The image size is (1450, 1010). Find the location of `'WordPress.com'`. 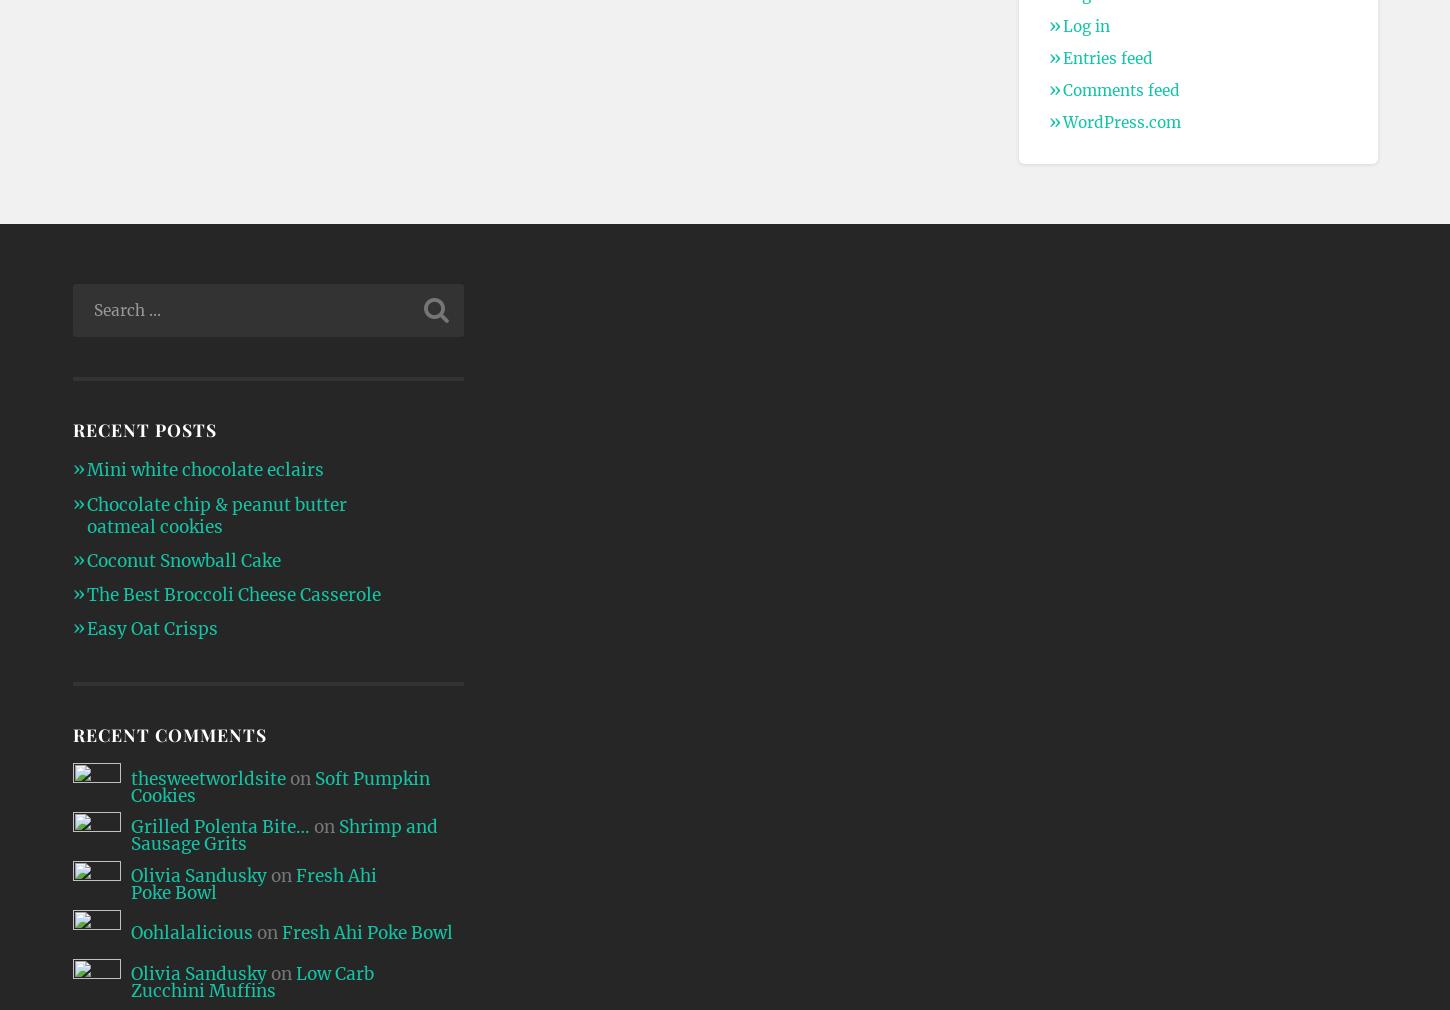

'WordPress.com' is located at coordinates (1061, 120).